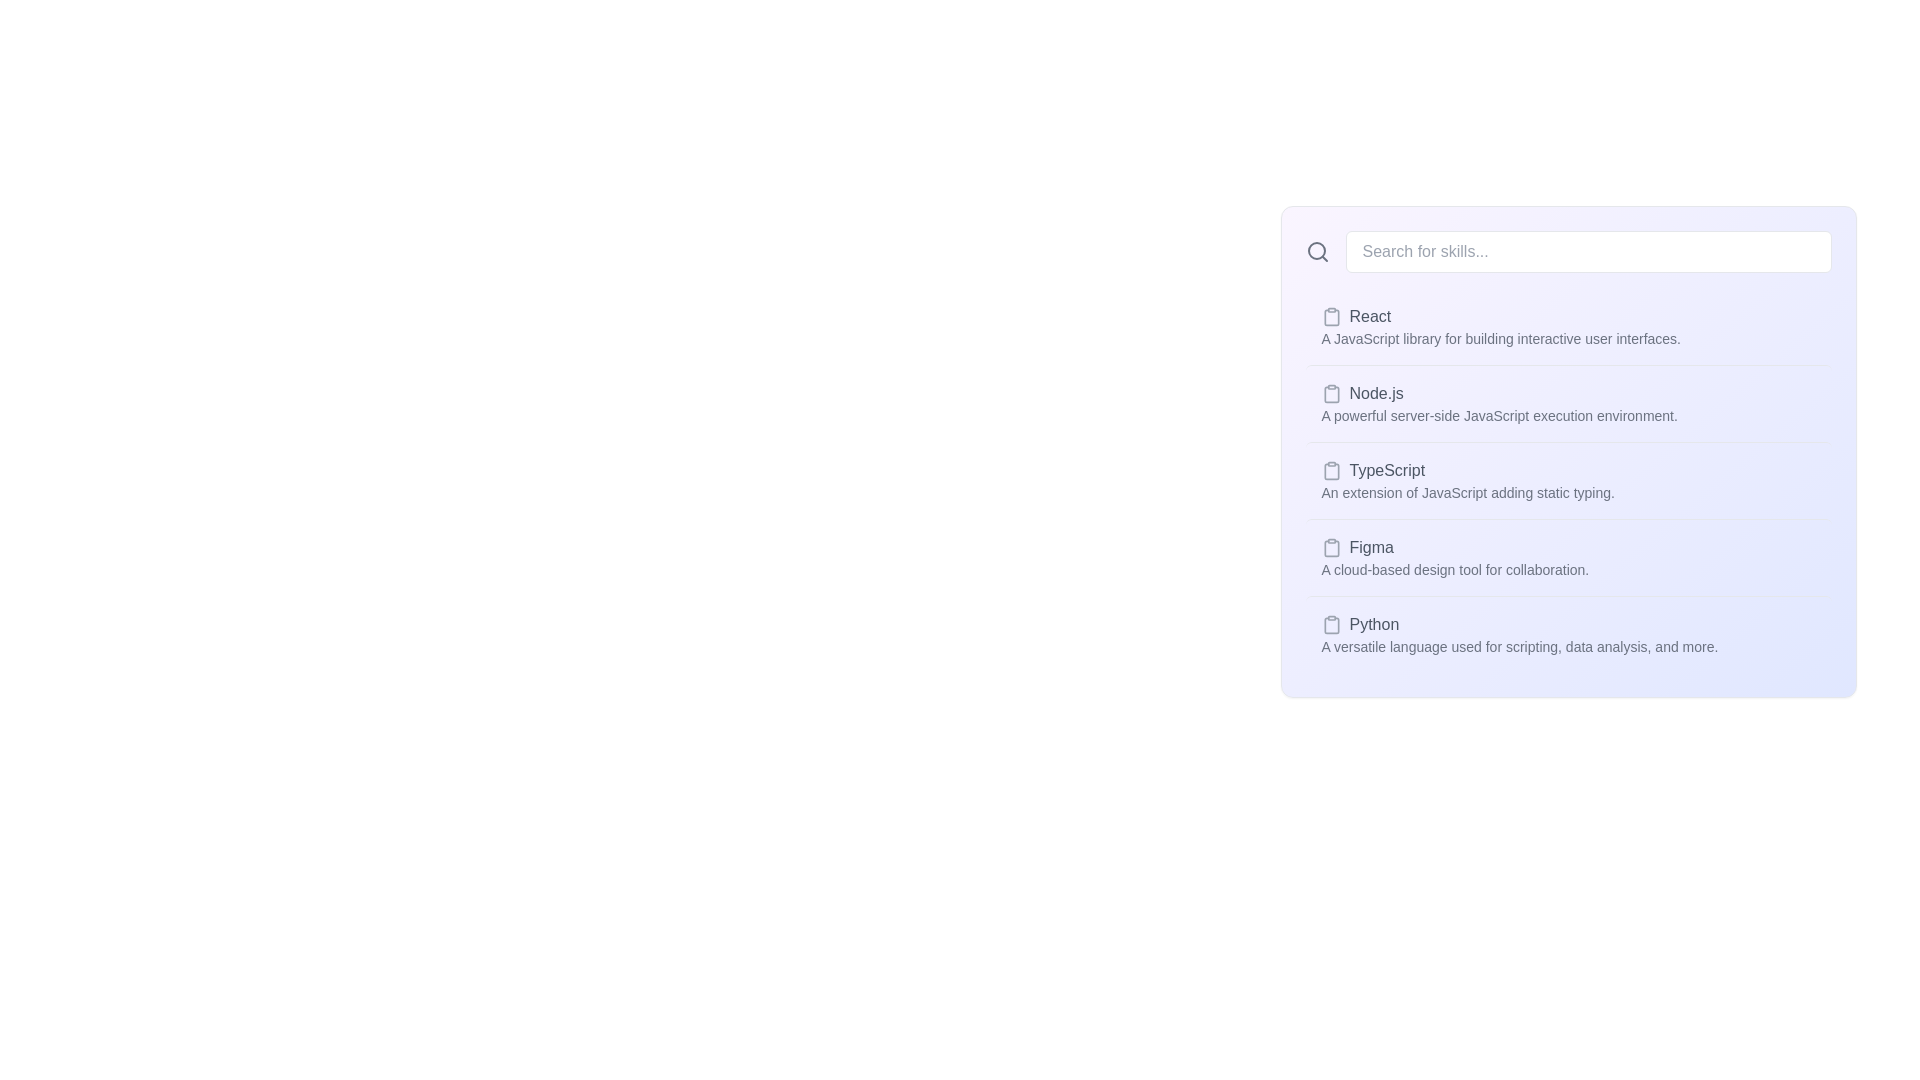  I want to click on the List Item that provides information about the 'TypeScript' technology, located as the third item in the vertical list, so click(1468, 481).